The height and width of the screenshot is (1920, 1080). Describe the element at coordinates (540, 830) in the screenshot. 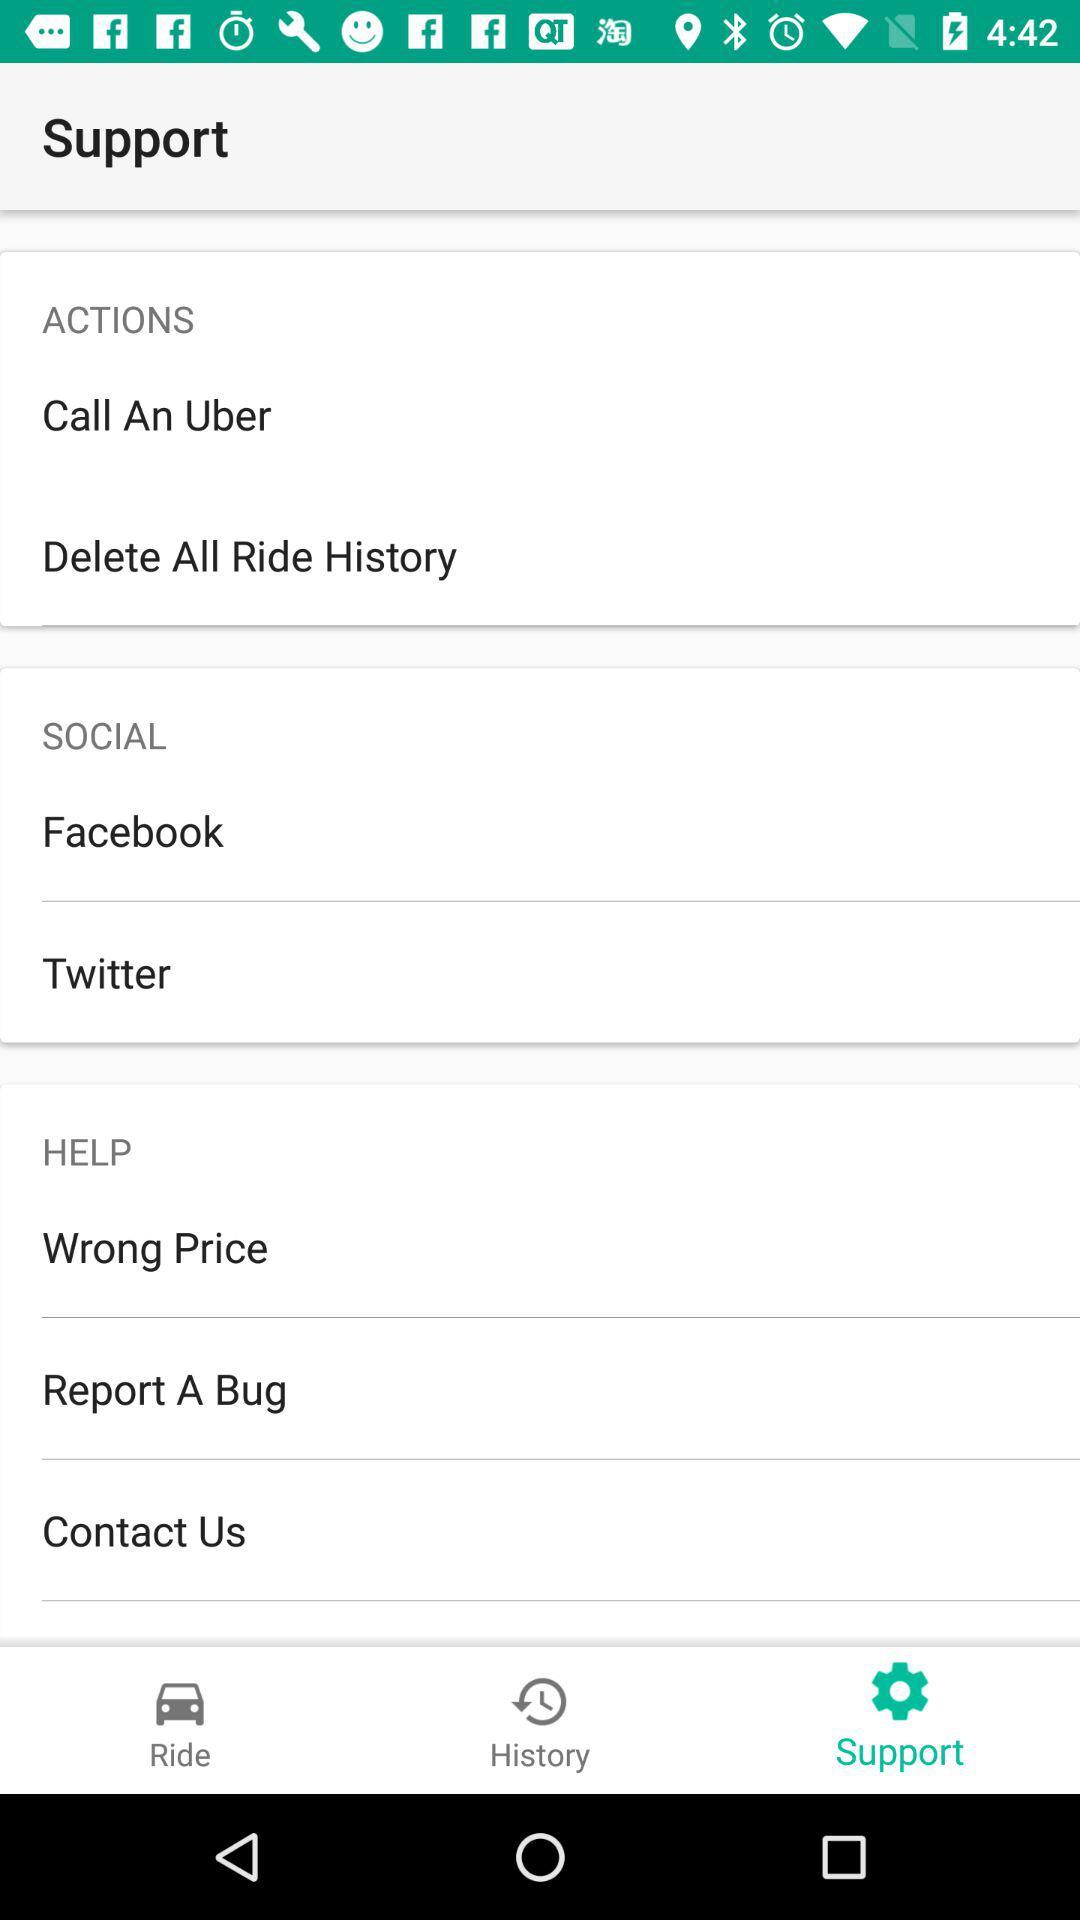

I see `the facebook` at that location.